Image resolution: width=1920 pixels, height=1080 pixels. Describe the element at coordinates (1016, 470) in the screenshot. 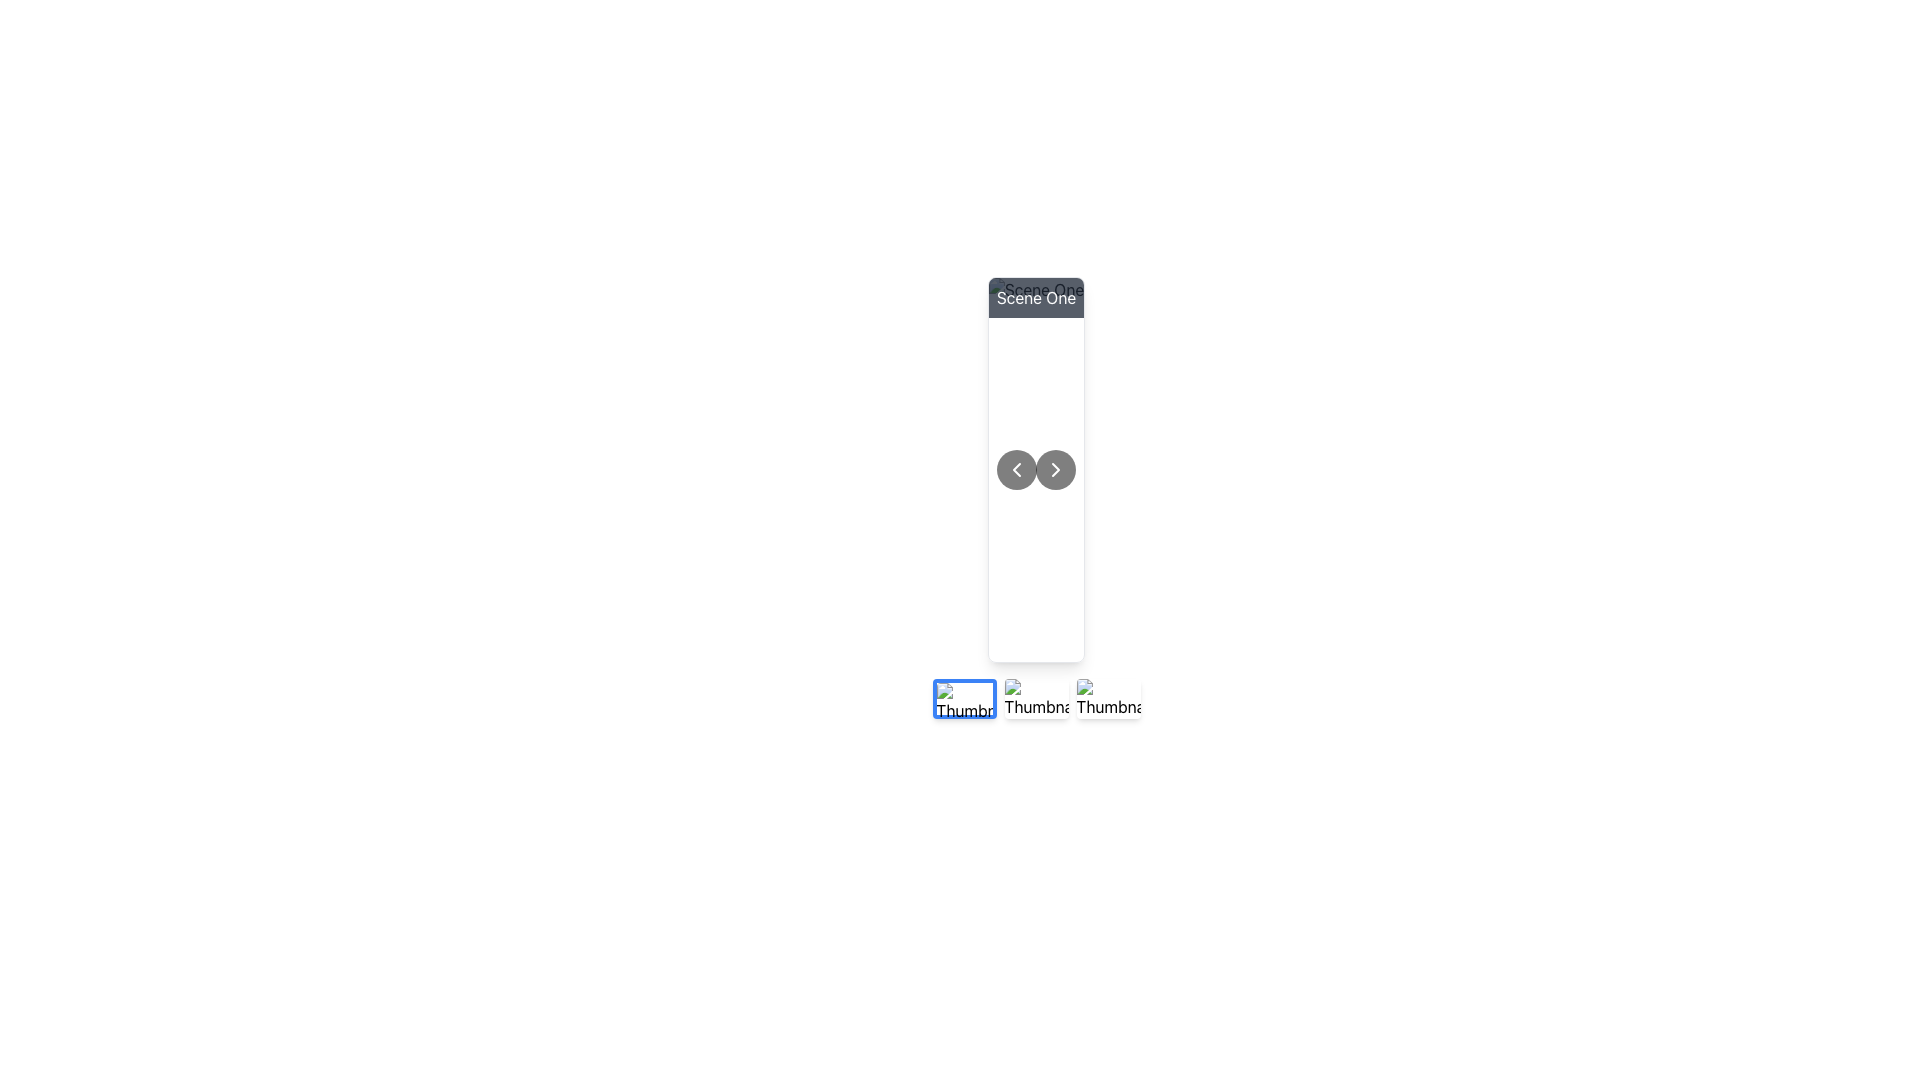

I see `the left-facing navigation button represented by a vector arrow icon` at that location.